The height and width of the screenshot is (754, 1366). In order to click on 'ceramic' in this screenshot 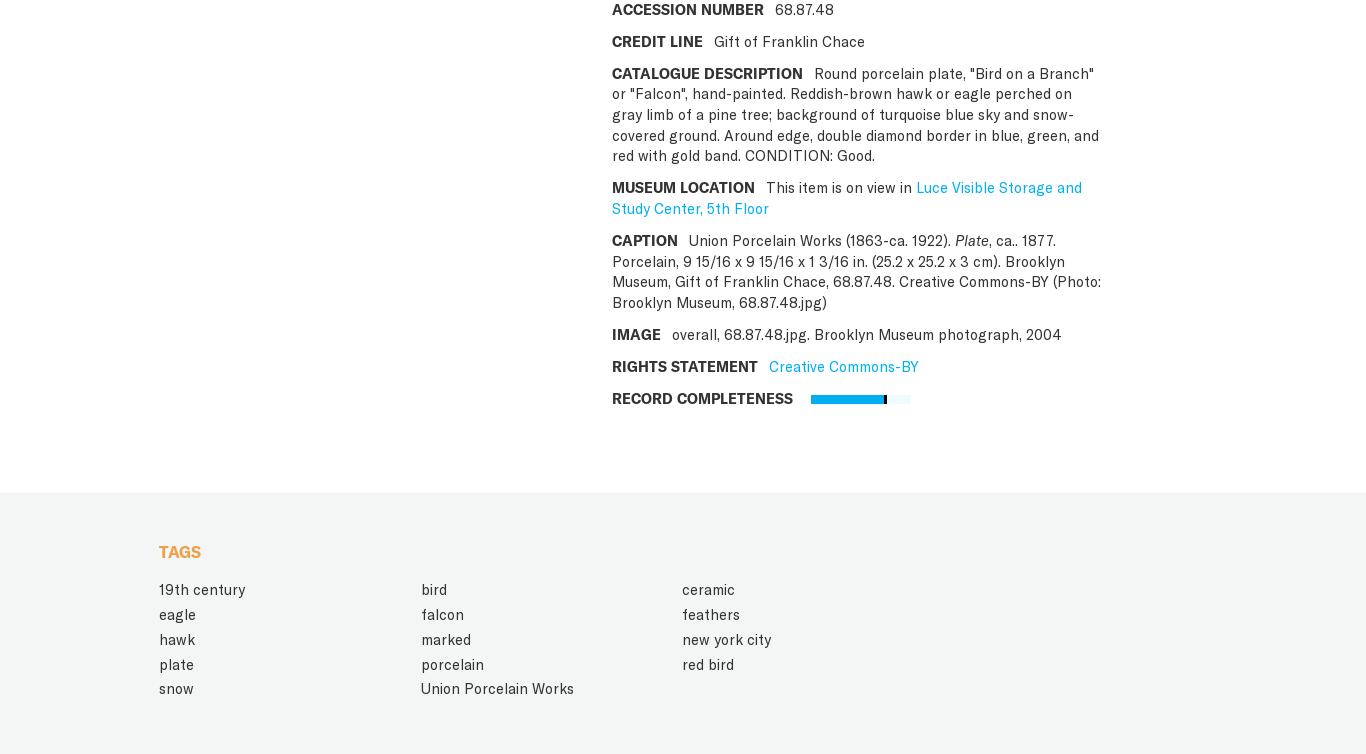, I will do `click(708, 588)`.